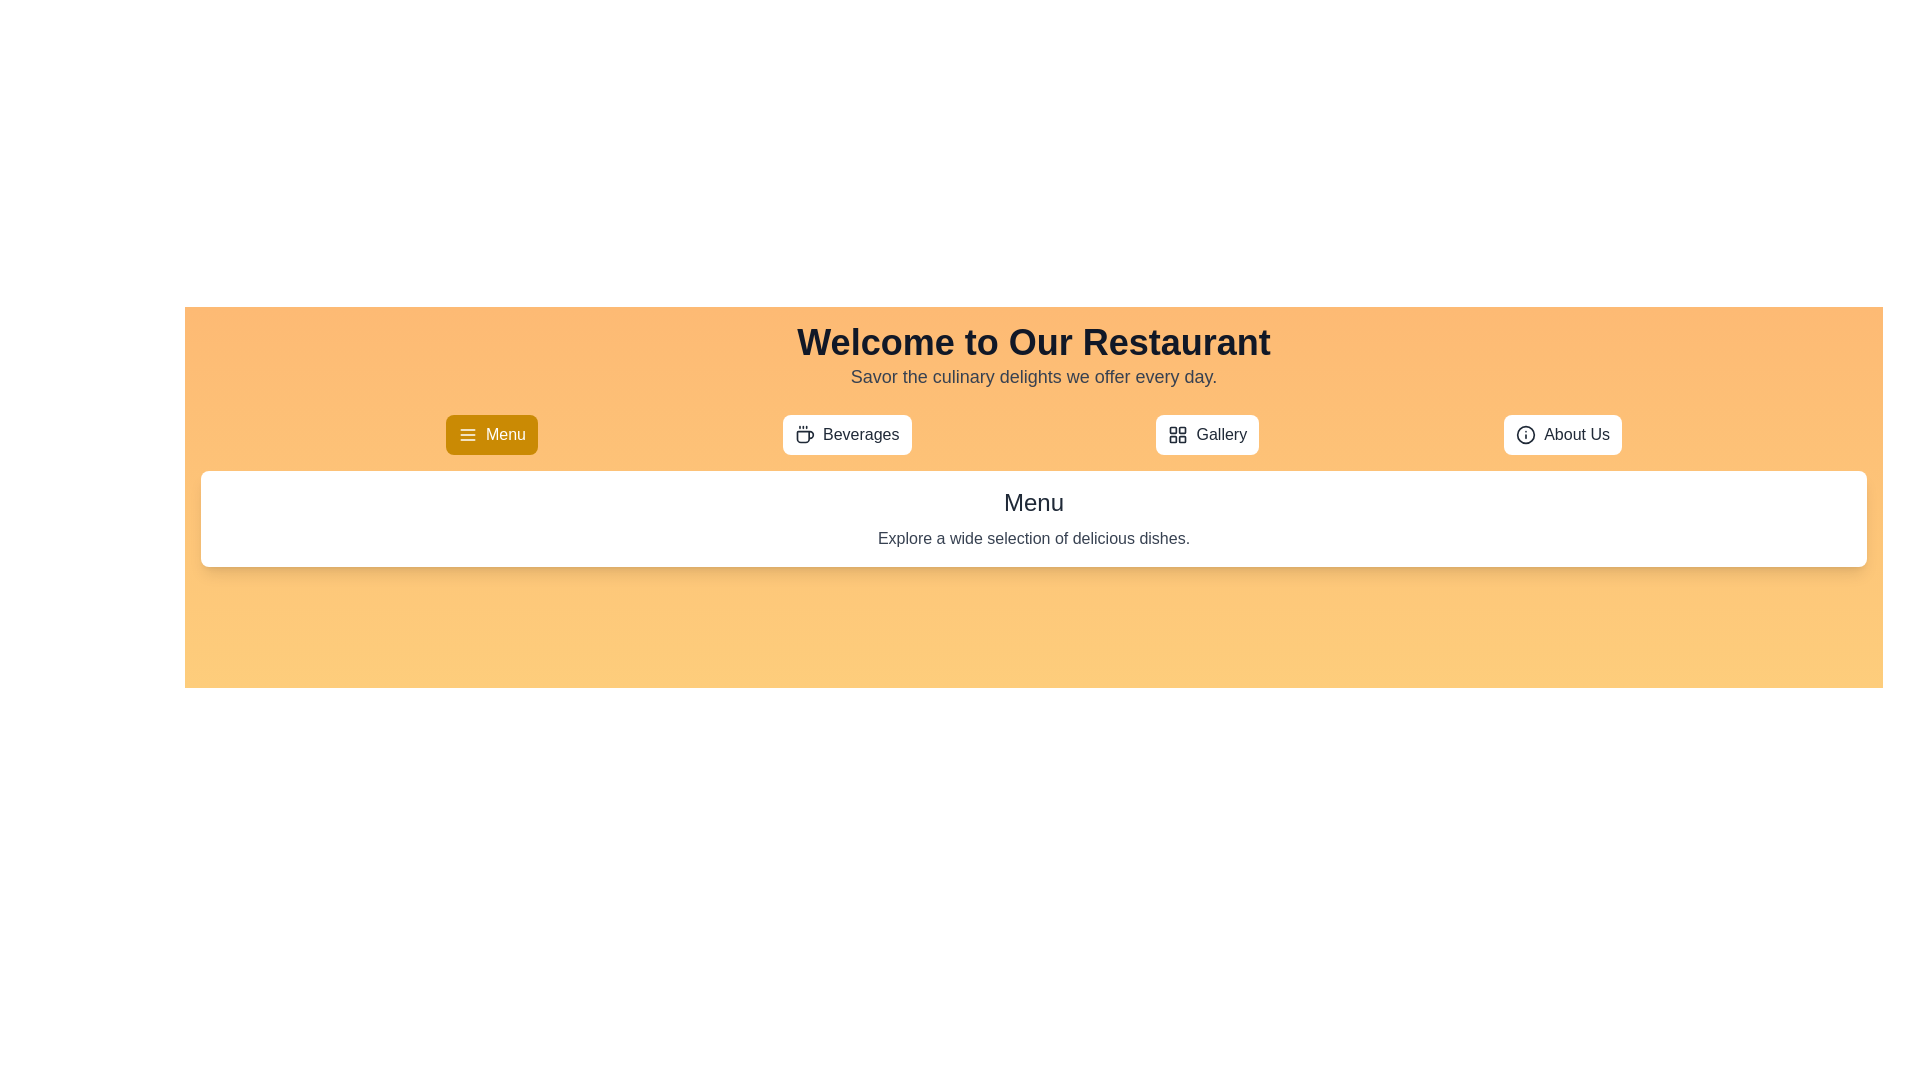 The width and height of the screenshot is (1920, 1080). I want to click on the tab labeled Beverages to observe its hover effect, so click(846, 434).